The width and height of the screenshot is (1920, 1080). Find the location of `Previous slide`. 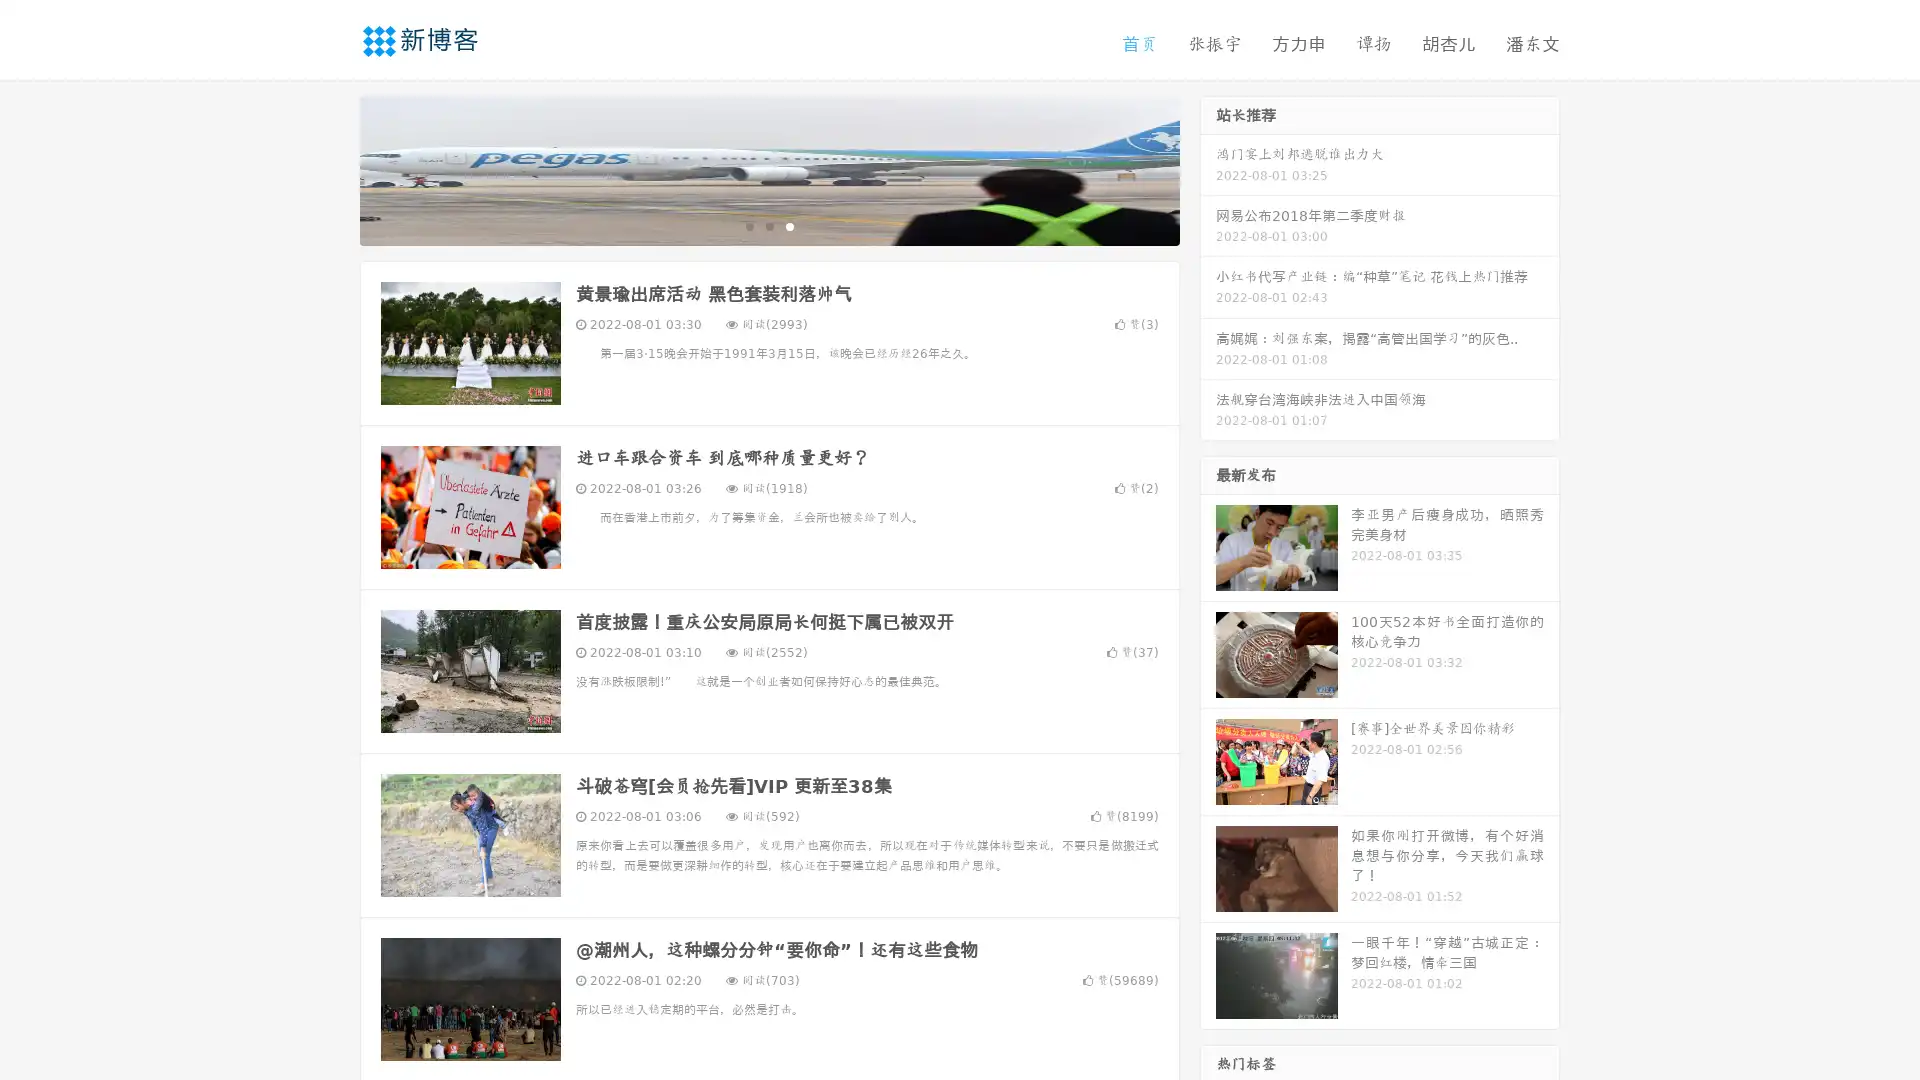

Previous slide is located at coordinates (330, 168).